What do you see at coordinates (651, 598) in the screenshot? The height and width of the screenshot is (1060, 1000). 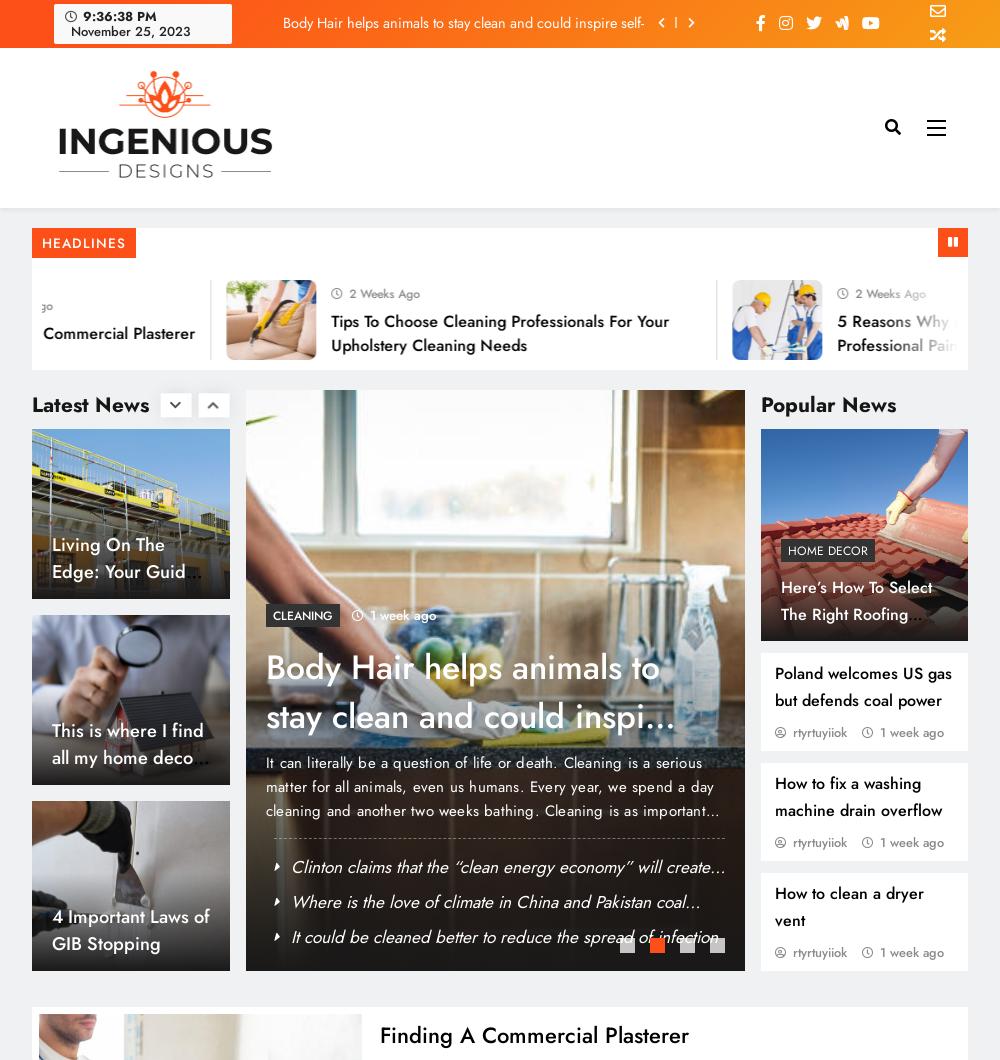 I see `'State is struggling to provide clean water despite efforts'` at bounding box center [651, 598].